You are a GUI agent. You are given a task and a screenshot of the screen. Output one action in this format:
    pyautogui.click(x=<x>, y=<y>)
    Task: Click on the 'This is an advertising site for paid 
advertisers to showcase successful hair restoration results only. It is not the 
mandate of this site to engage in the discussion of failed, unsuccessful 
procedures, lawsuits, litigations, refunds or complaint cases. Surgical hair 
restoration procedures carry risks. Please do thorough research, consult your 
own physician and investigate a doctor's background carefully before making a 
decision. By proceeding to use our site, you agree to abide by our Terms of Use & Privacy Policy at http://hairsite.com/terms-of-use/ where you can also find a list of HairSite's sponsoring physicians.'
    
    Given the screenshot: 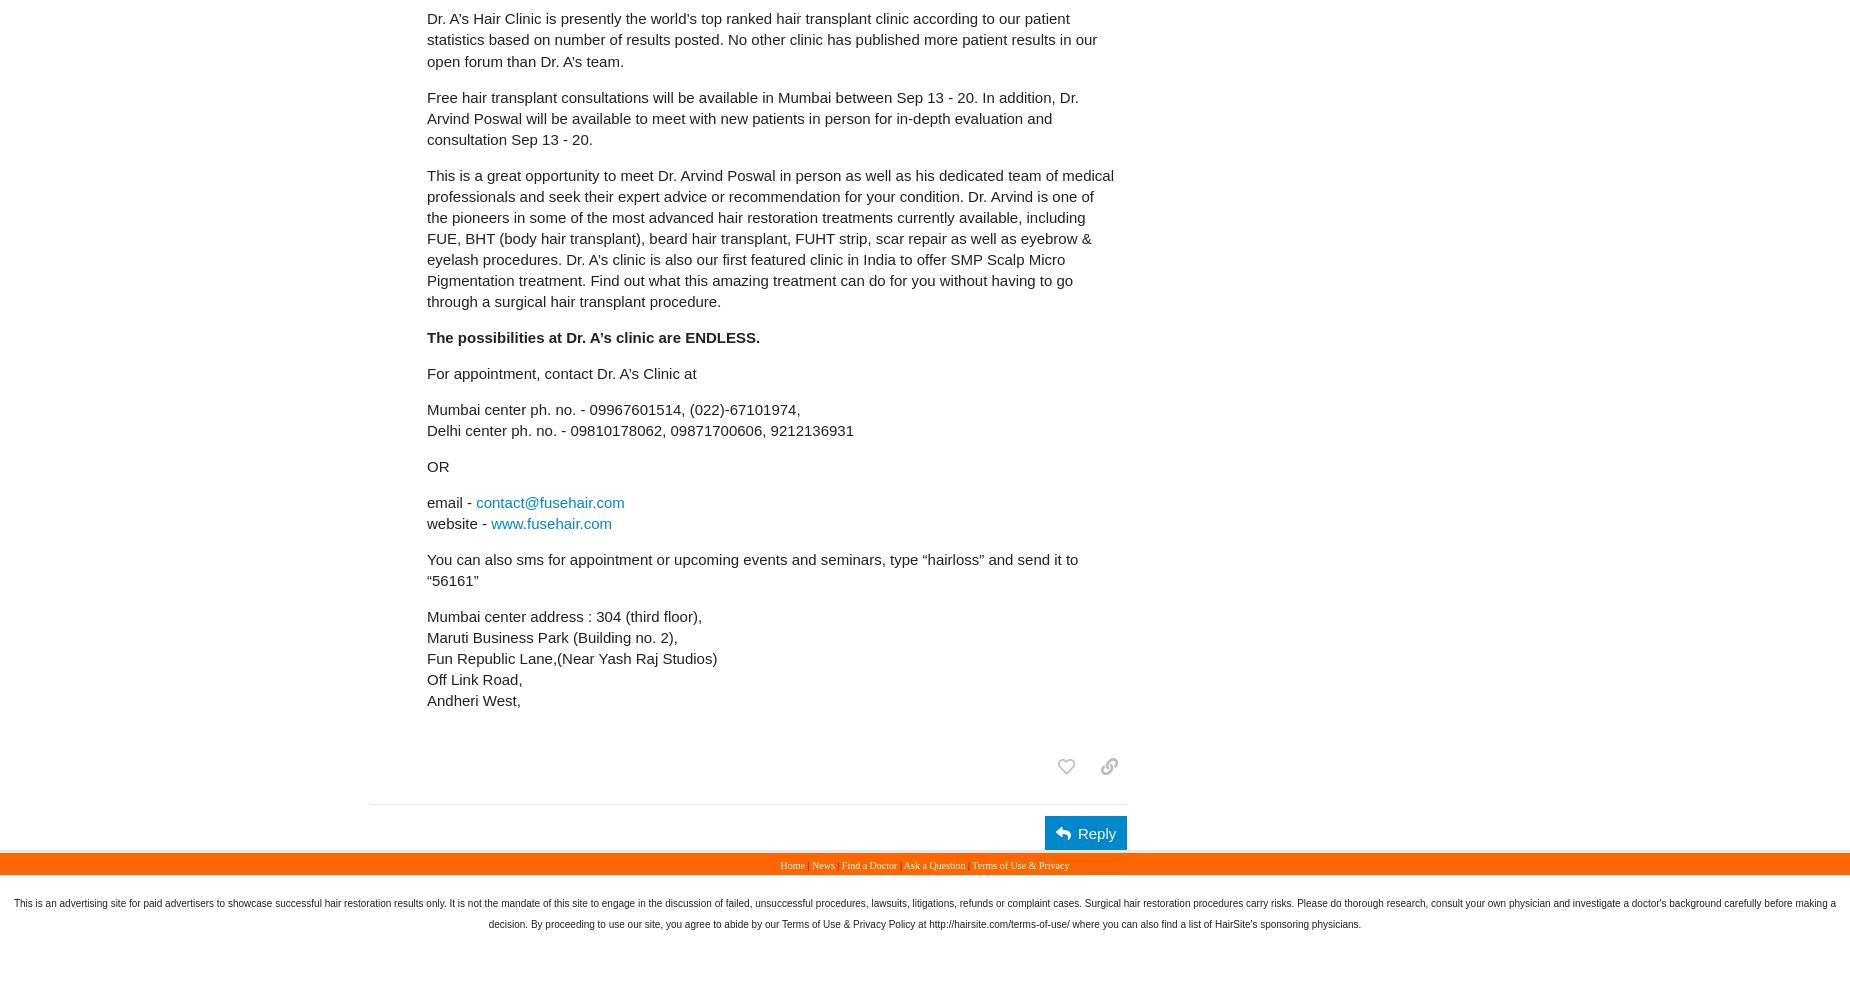 What is the action you would take?
    pyautogui.click(x=924, y=914)
    